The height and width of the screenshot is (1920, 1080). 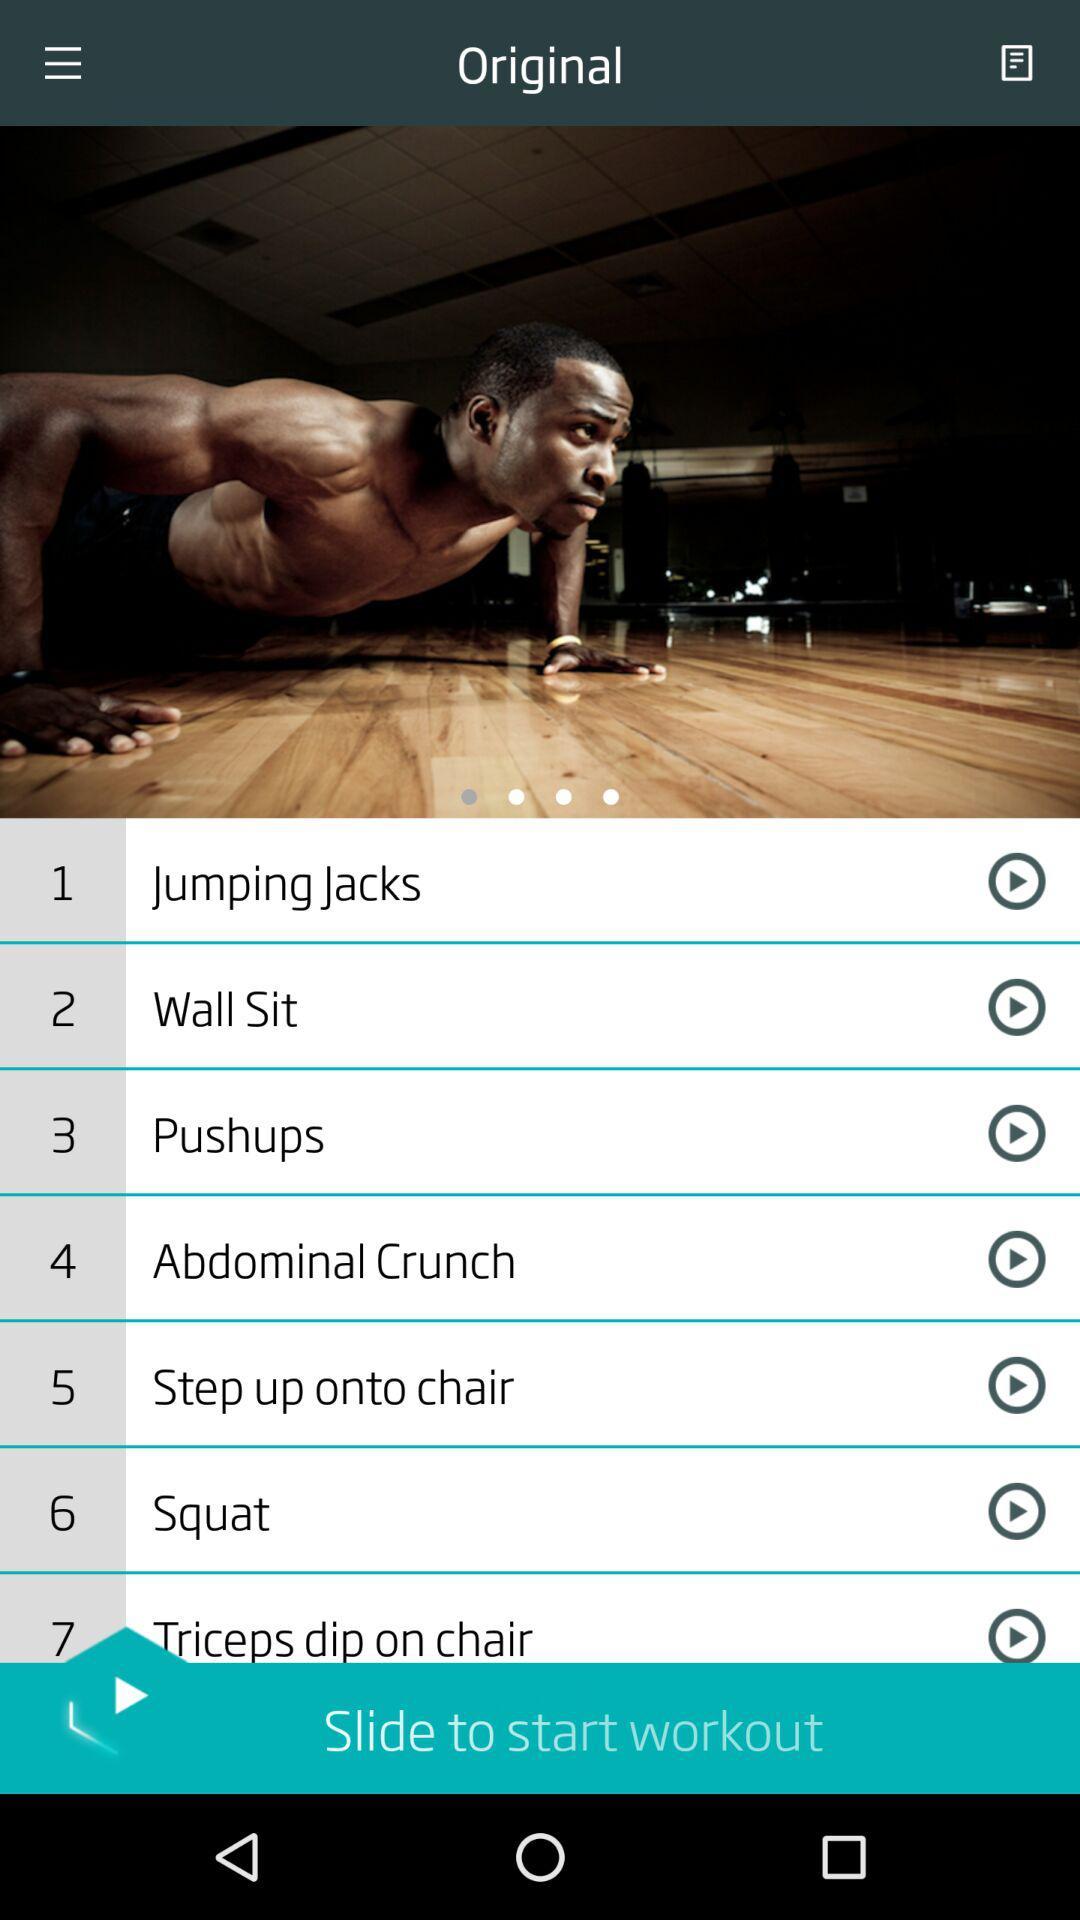 I want to click on play icon right to wall sit, so click(x=1017, y=1007).